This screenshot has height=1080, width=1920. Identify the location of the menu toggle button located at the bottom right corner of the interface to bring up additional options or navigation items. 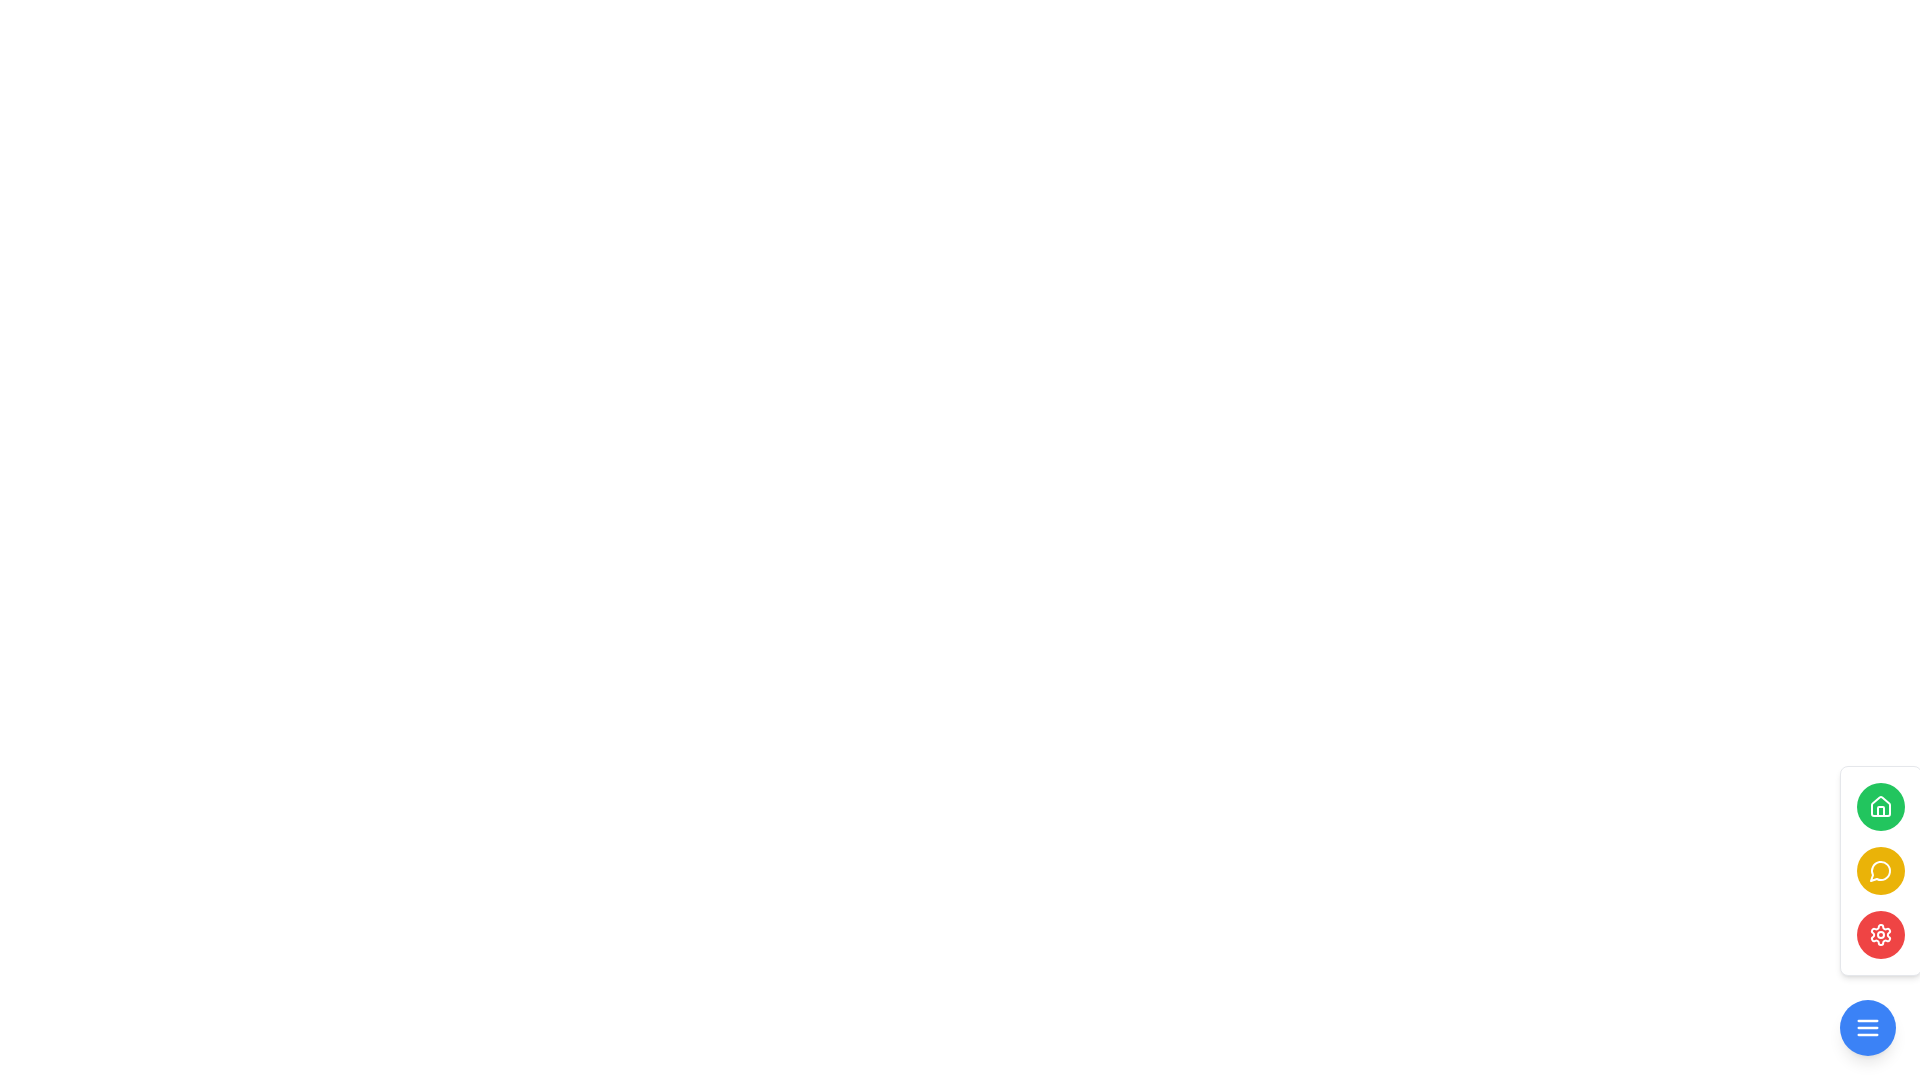
(1866, 1028).